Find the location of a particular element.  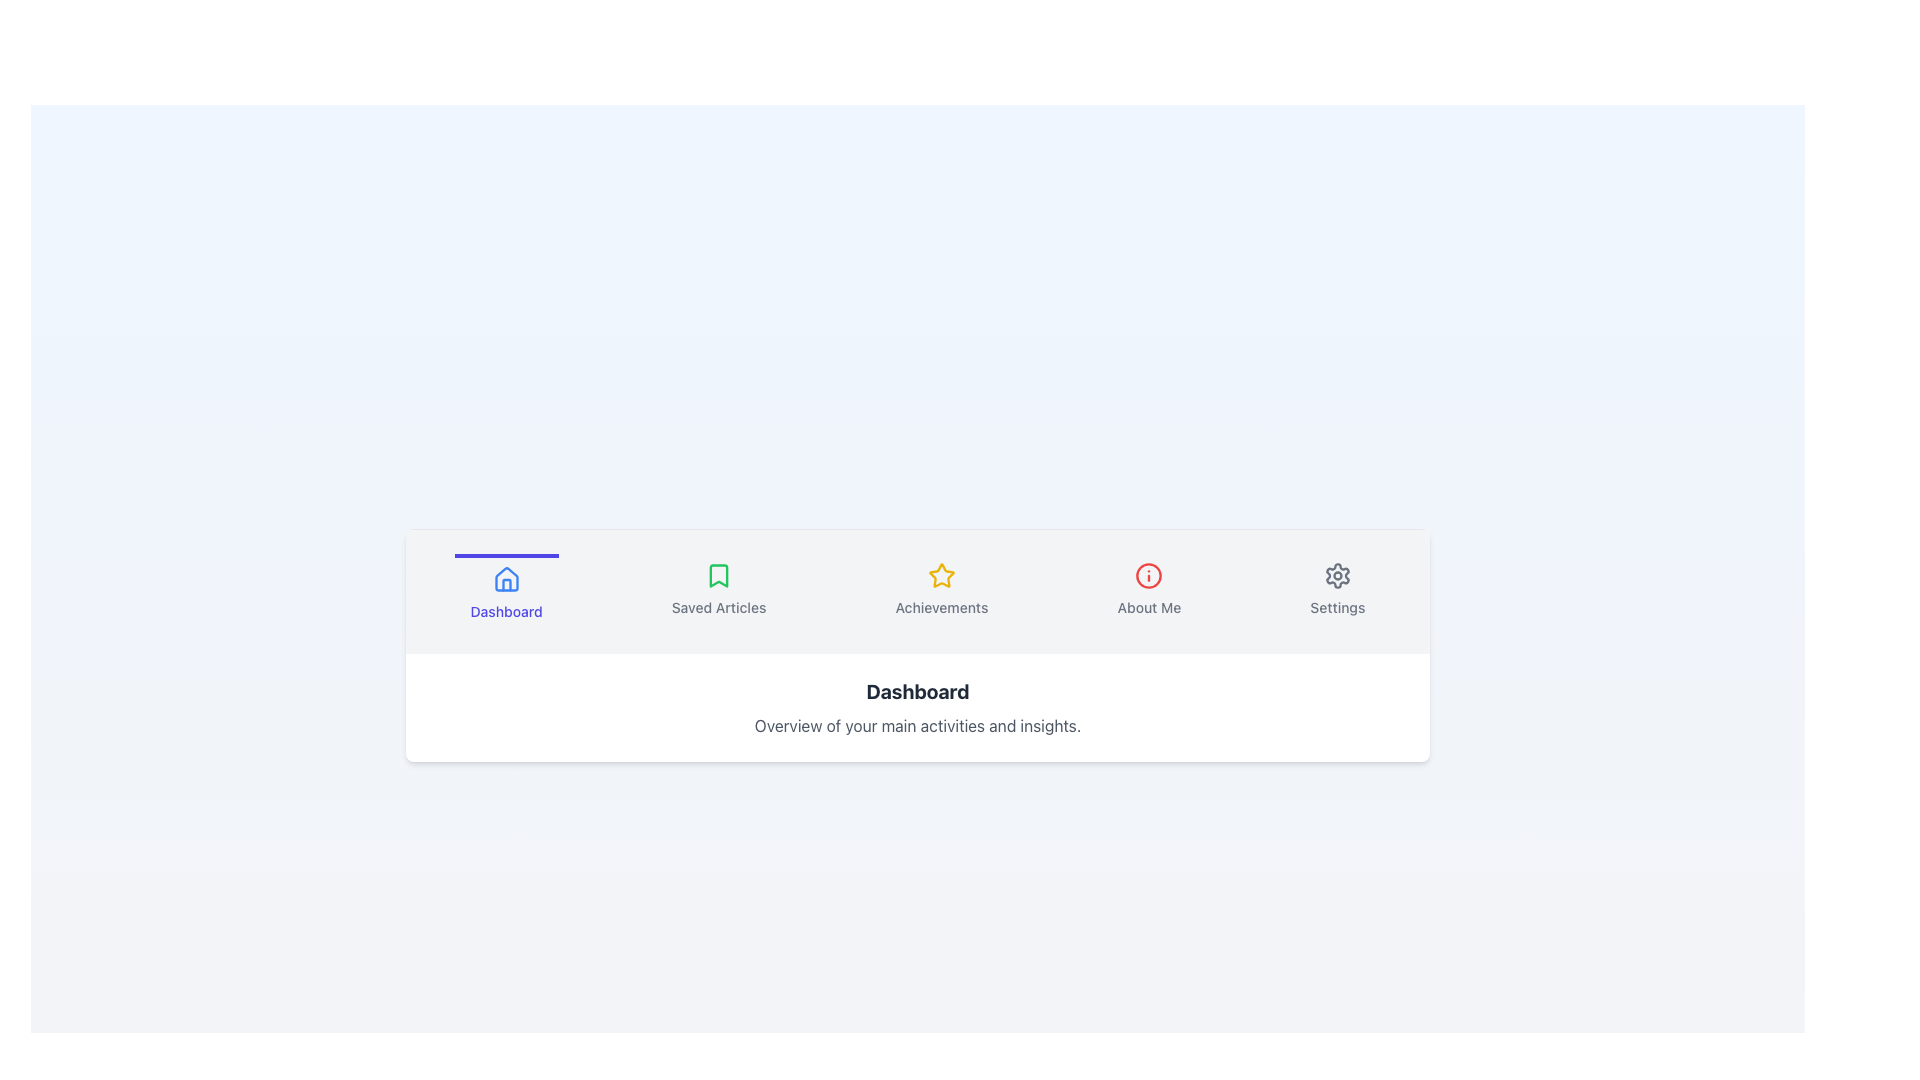

the gear-shaped icon in the 'Settings' section, which is styled in gray with a thin outline and positioned above the 'Settings' text label is located at coordinates (1337, 575).